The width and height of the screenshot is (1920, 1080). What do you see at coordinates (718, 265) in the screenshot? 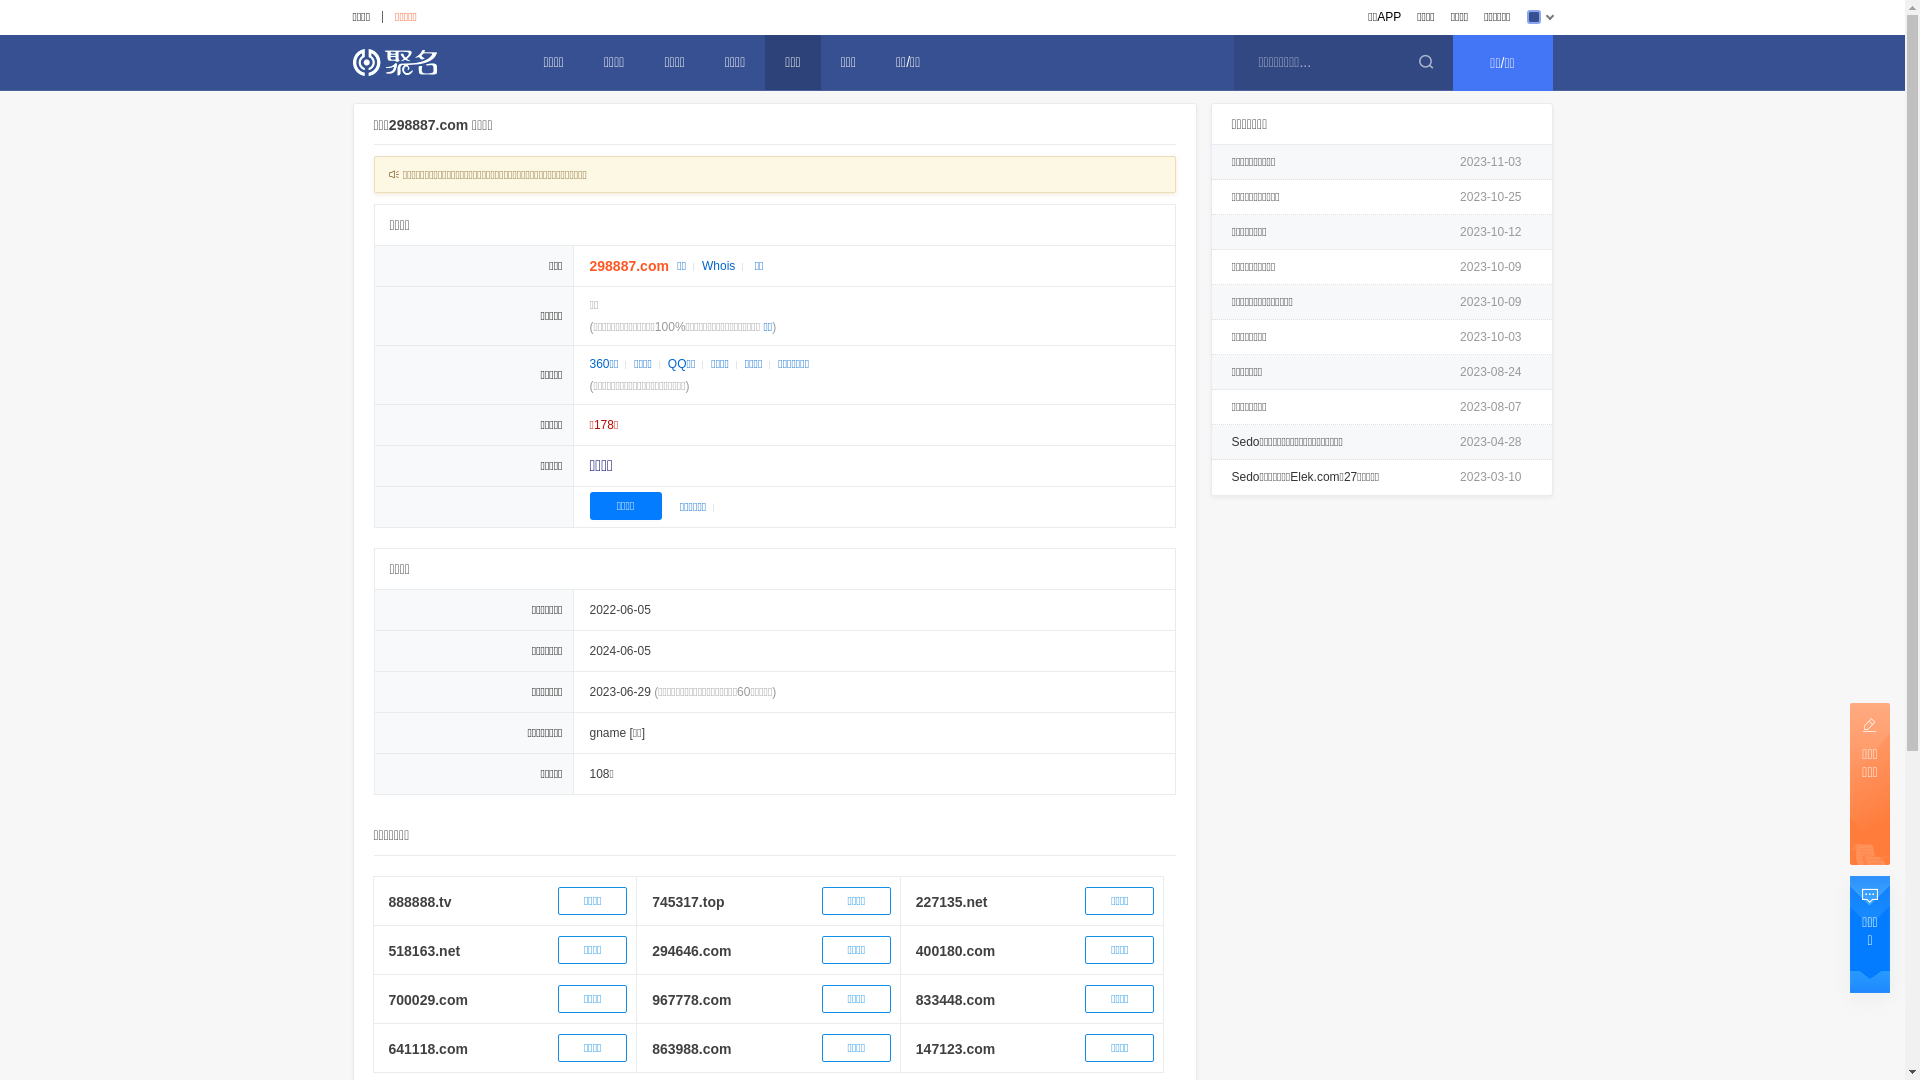
I see `'Whois'` at bounding box center [718, 265].